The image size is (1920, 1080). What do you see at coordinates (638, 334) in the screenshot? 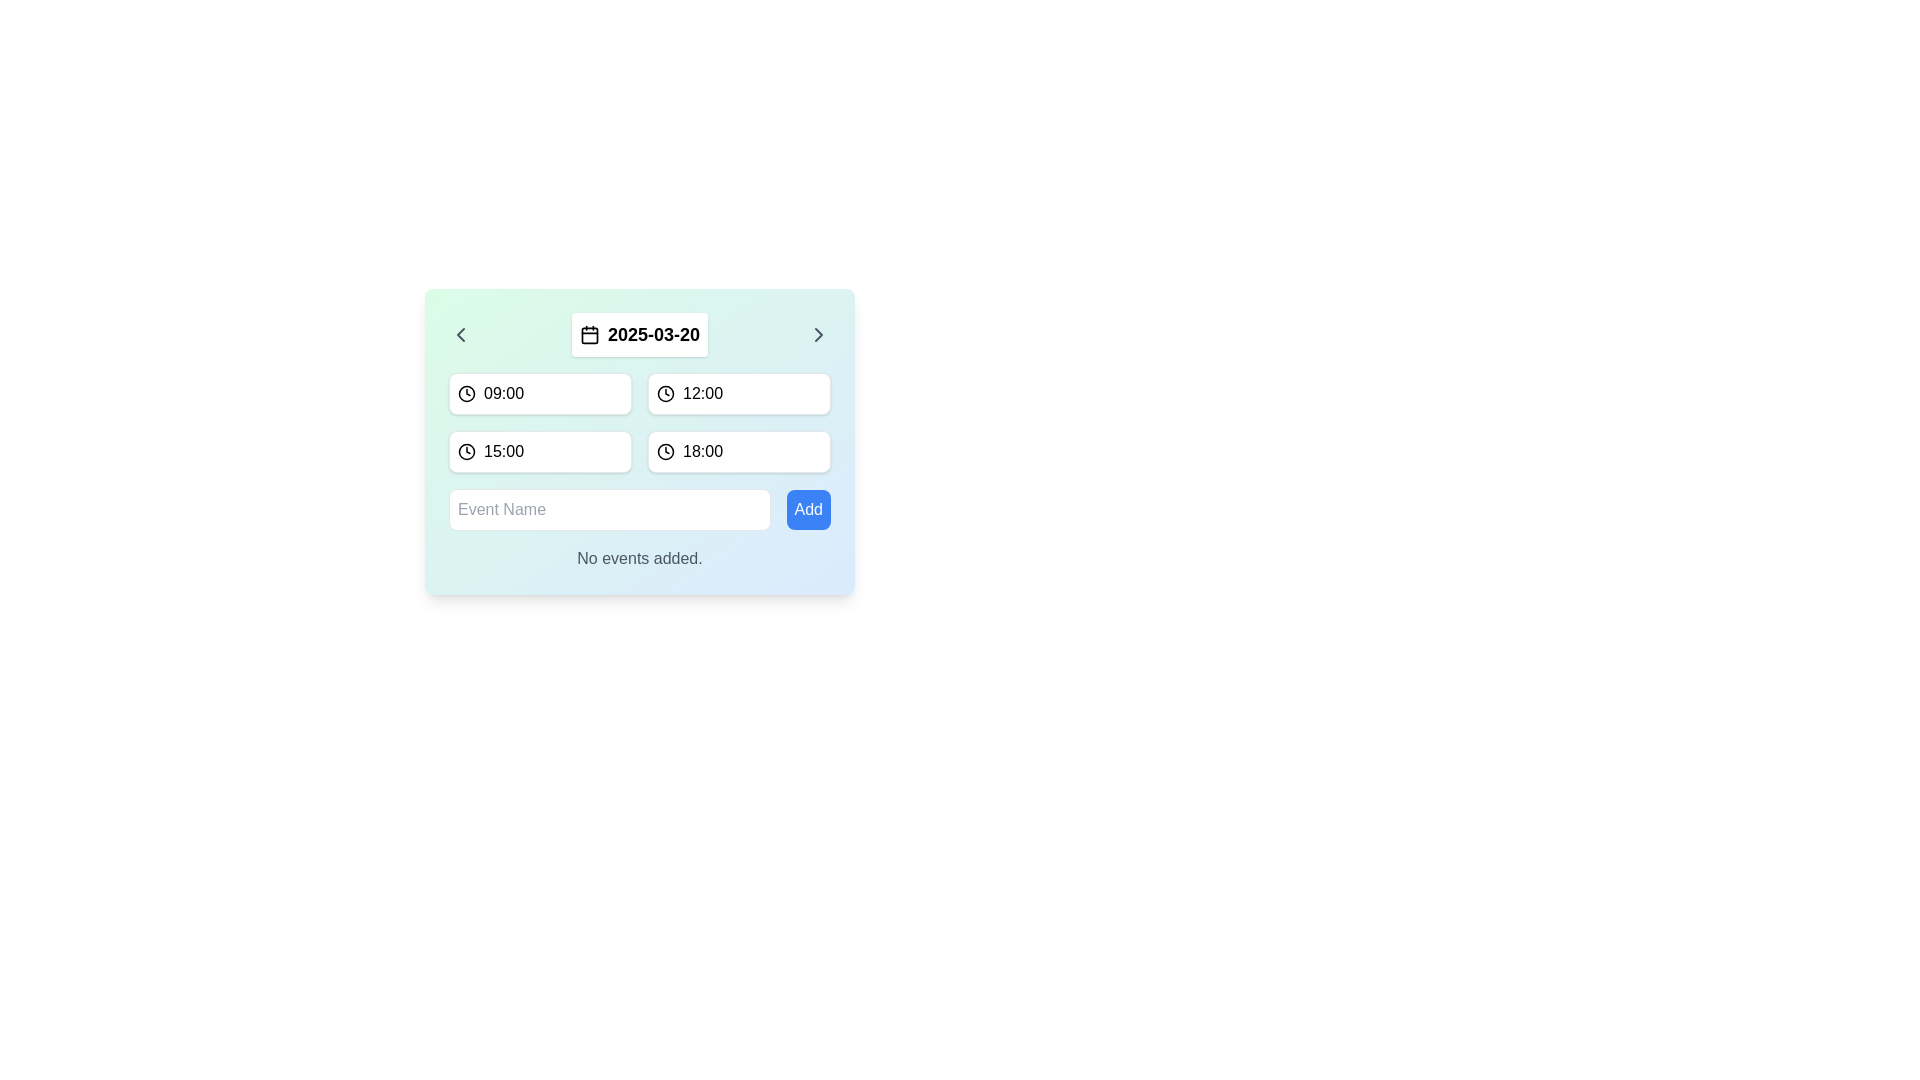
I see `the Date Display with Navigation that shows the date '2025-03-20'` at bounding box center [638, 334].